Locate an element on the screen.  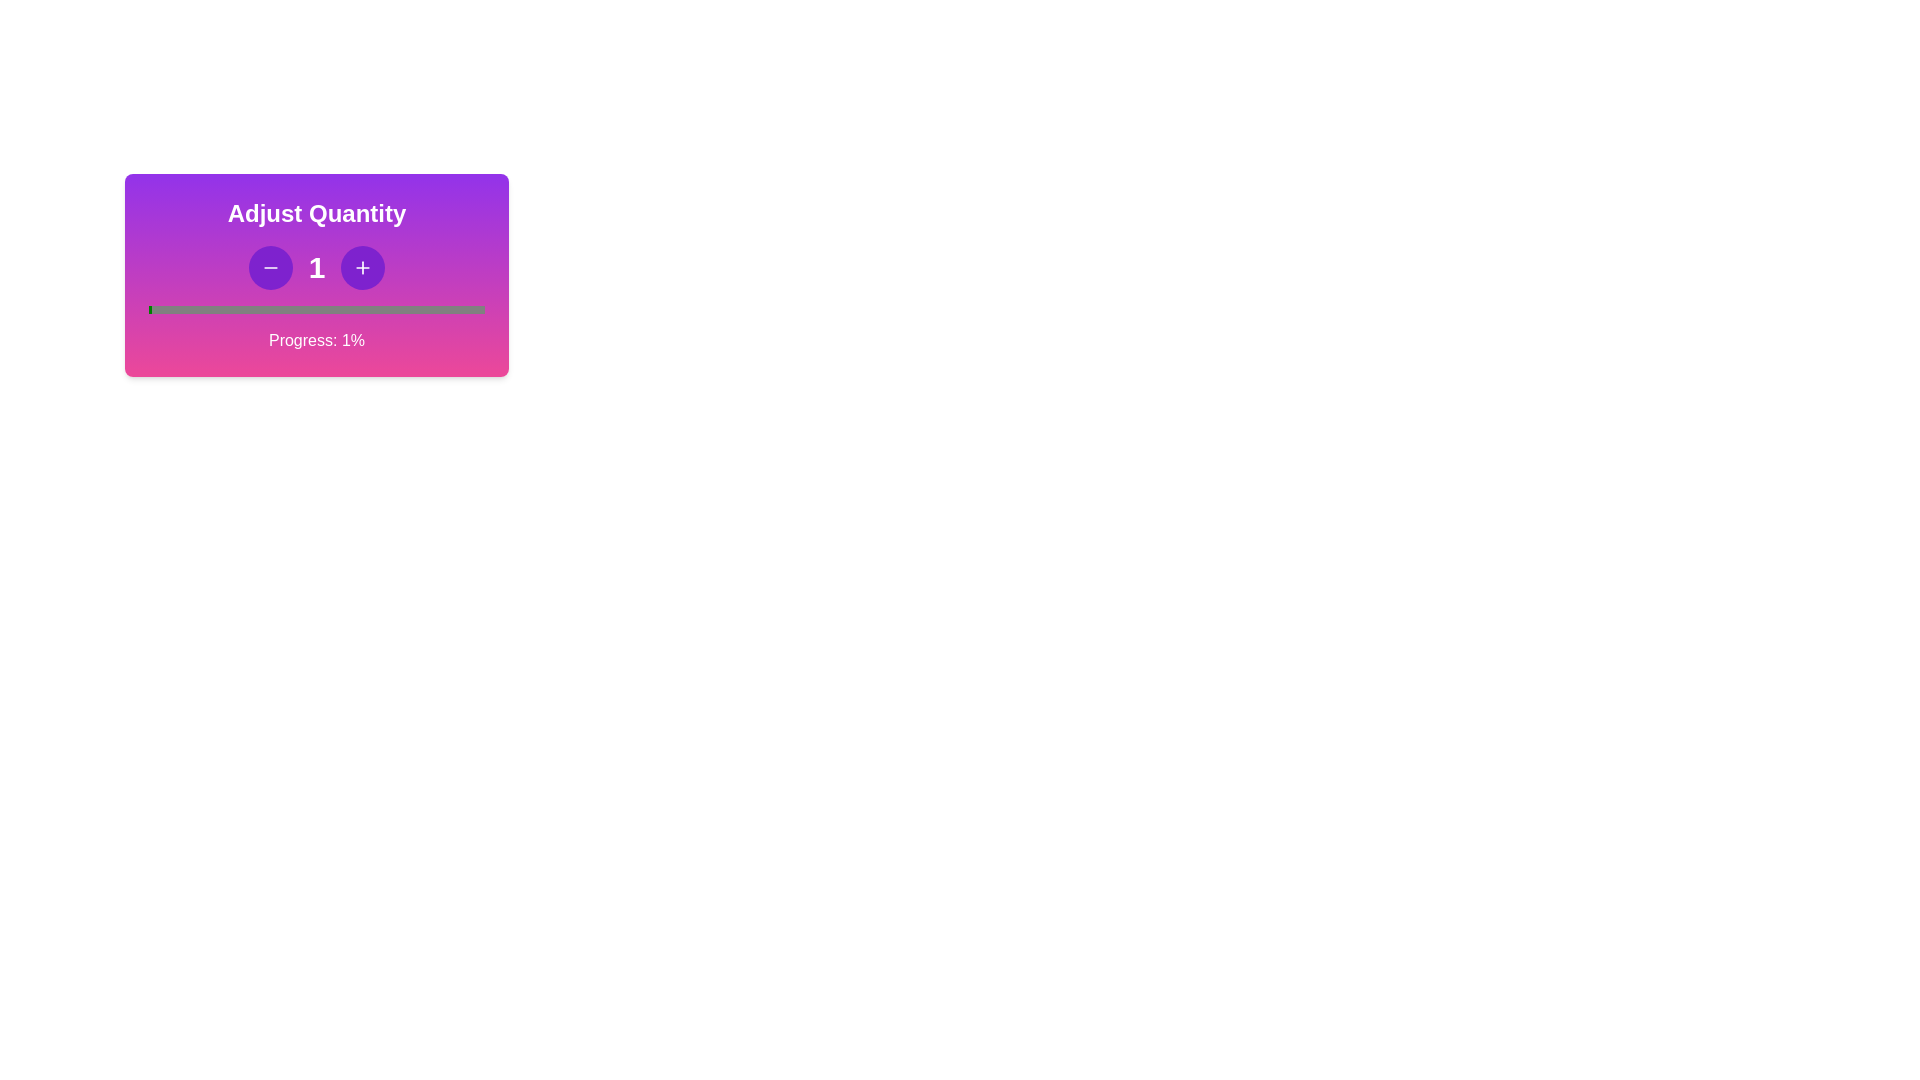
the non-interactive Text Display that represents the current value in the range adjustment system, which is centrally positioned between the minus button and the plus button is located at coordinates (315, 266).